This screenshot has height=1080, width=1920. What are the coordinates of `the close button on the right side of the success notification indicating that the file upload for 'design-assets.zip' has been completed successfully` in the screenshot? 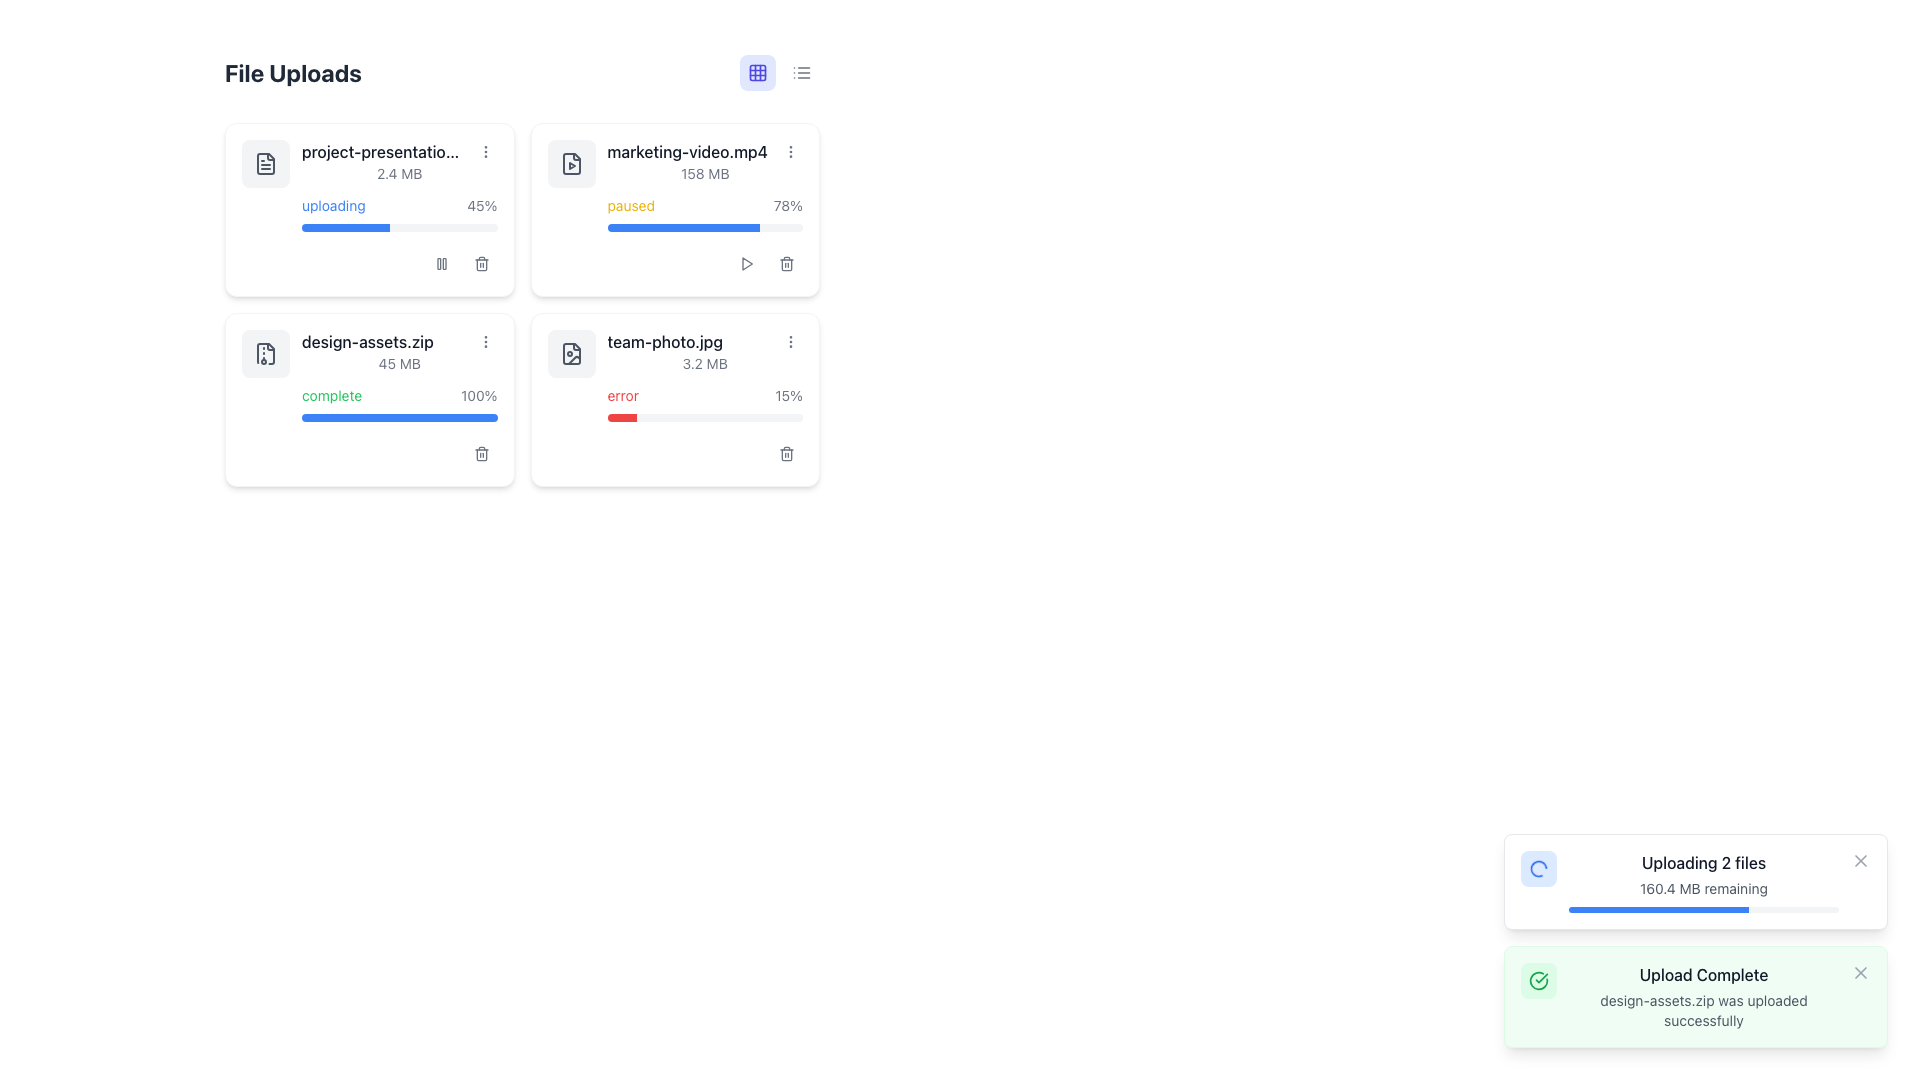 It's located at (1694, 996).